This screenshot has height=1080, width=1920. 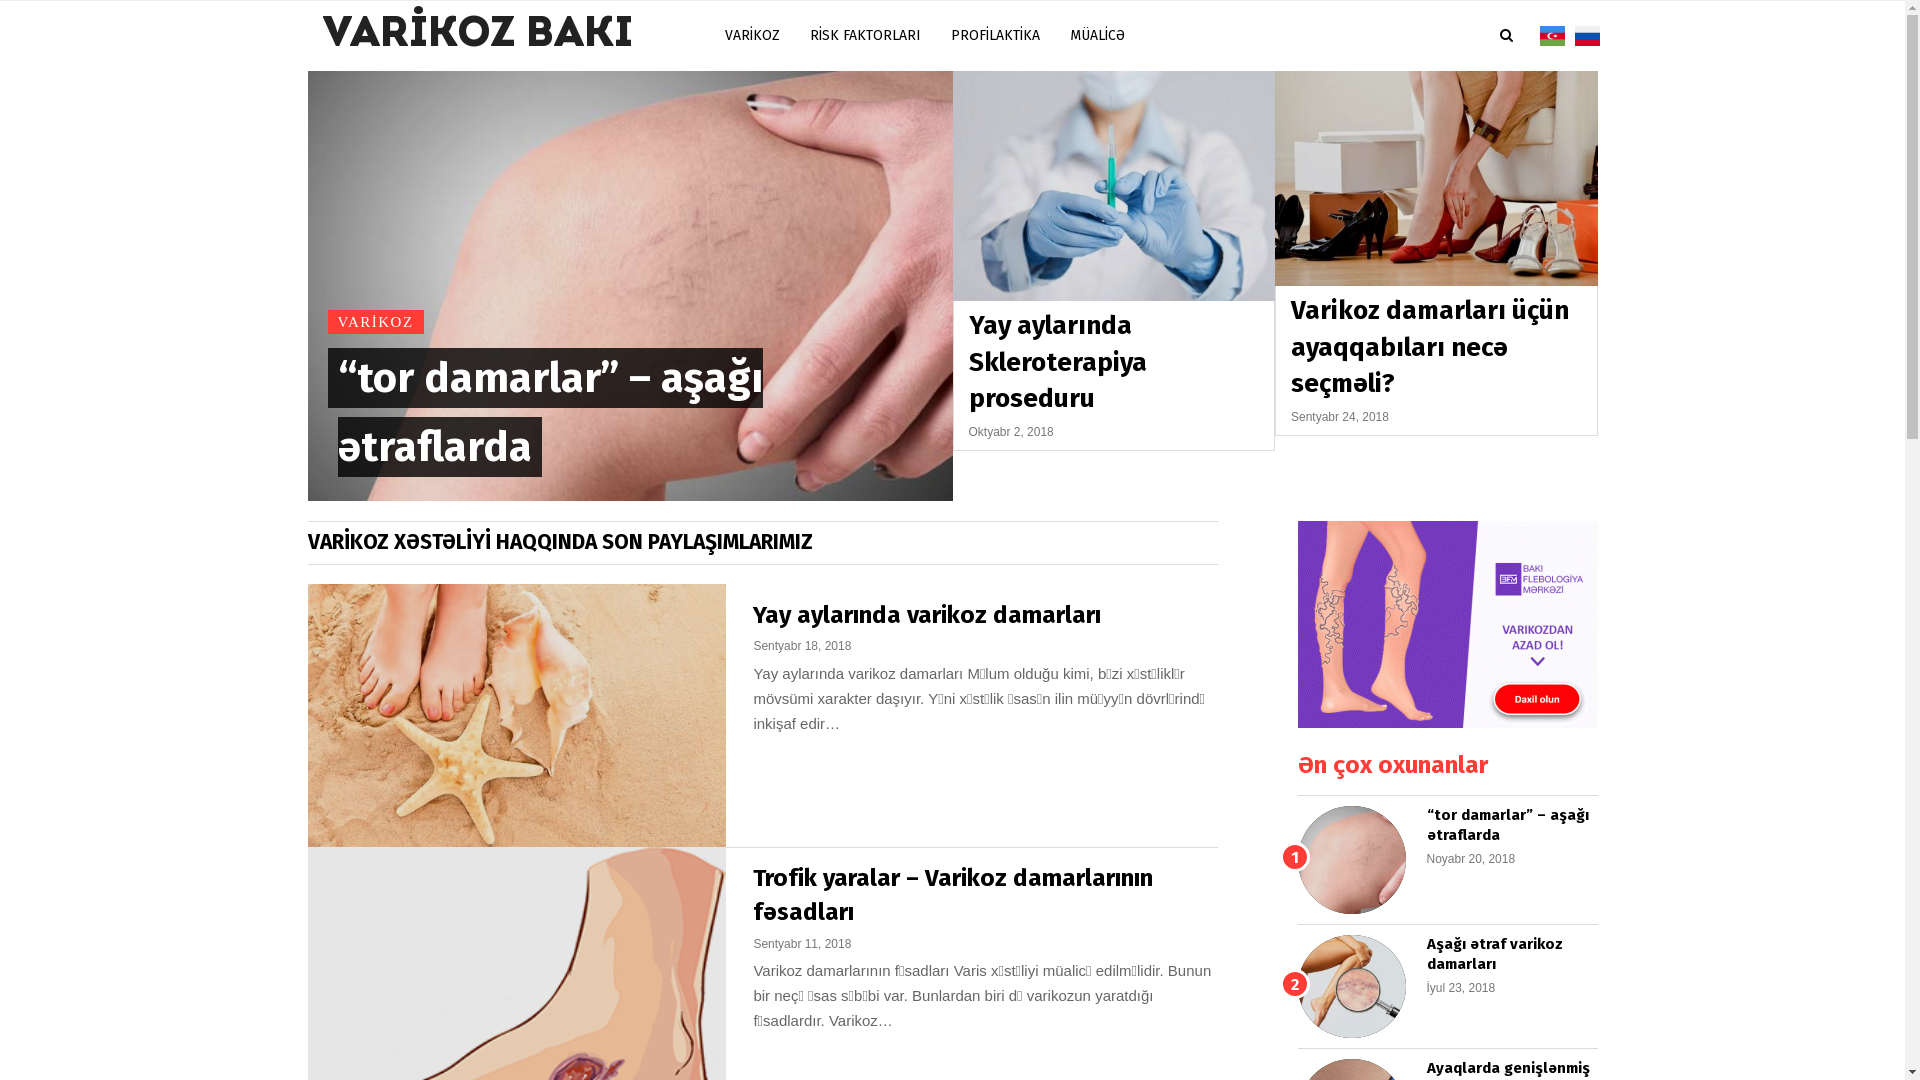 I want to click on 'VARIKOZ BAKI', so click(x=475, y=35).